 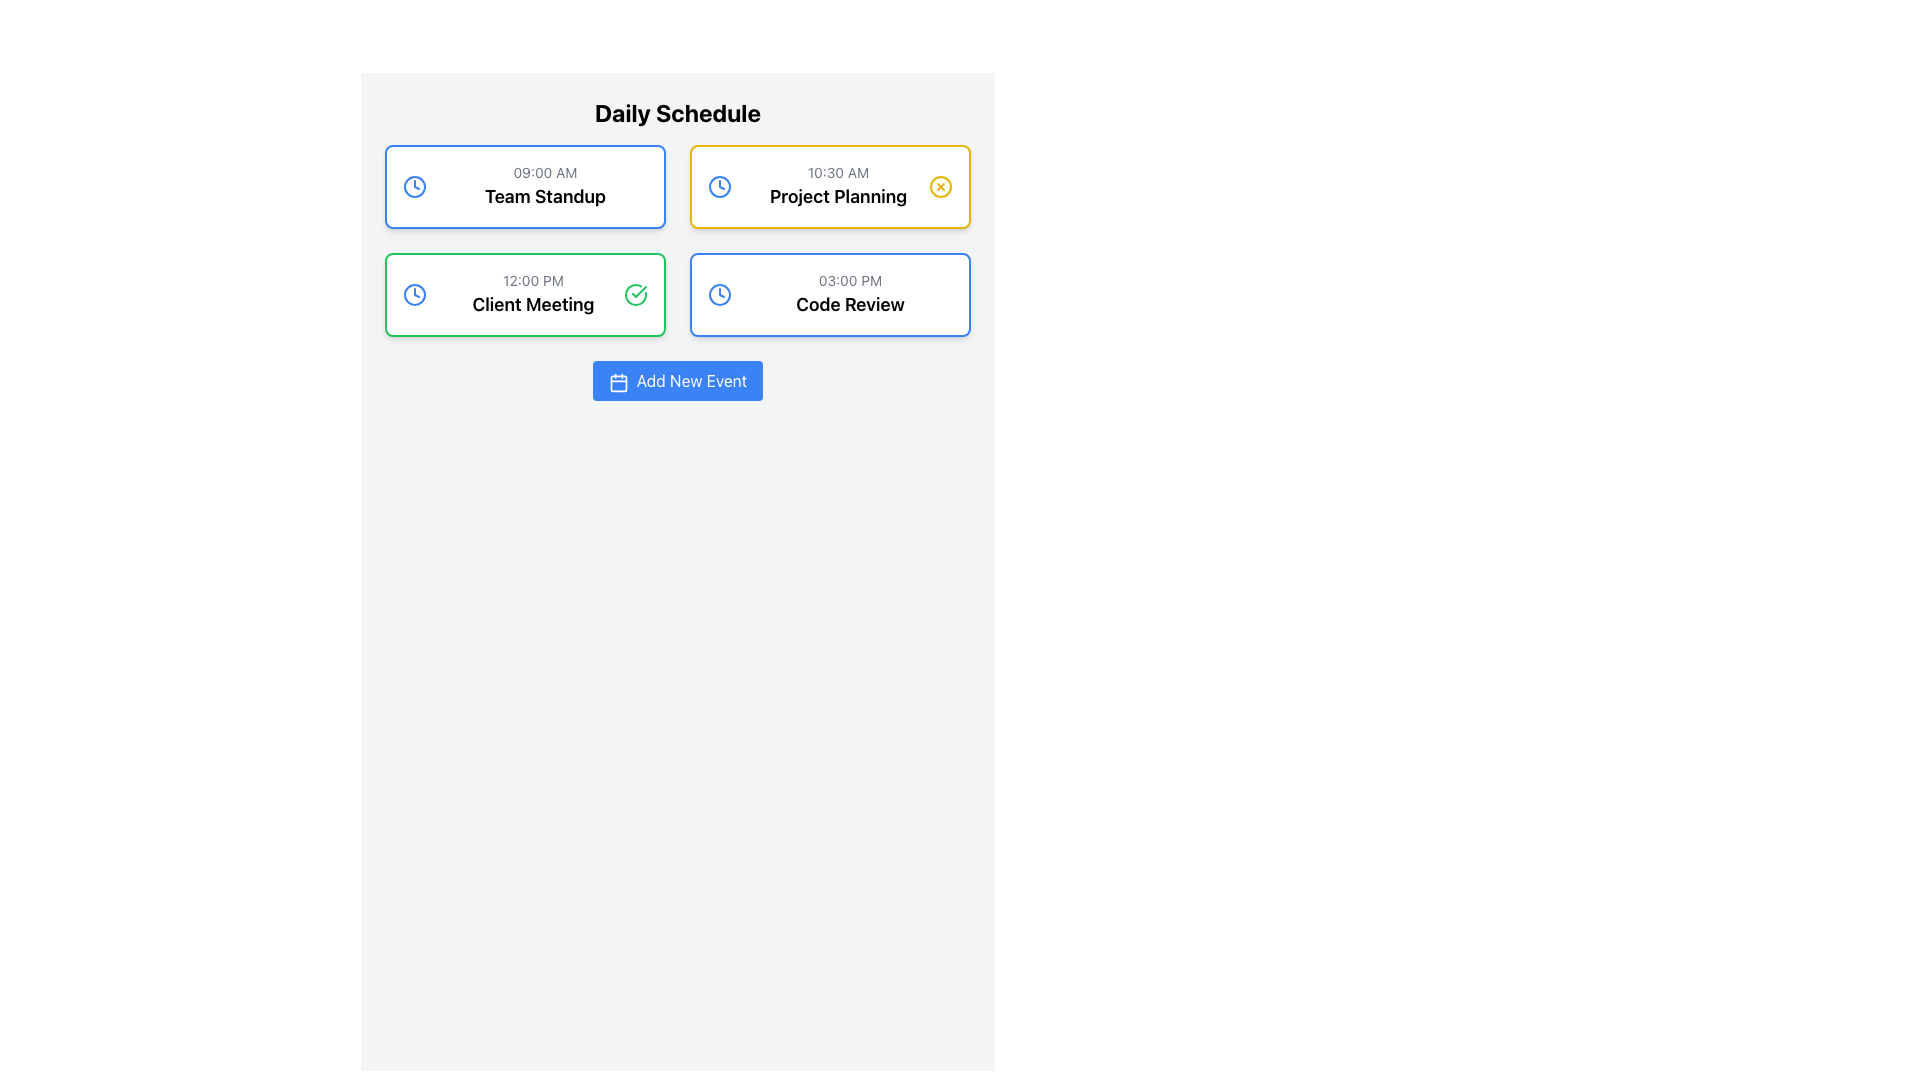 I want to click on the meeting schedule element displaying '09:00 AM' and 'Team Standup' for keyboard navigation, so click(x=545, y=186).